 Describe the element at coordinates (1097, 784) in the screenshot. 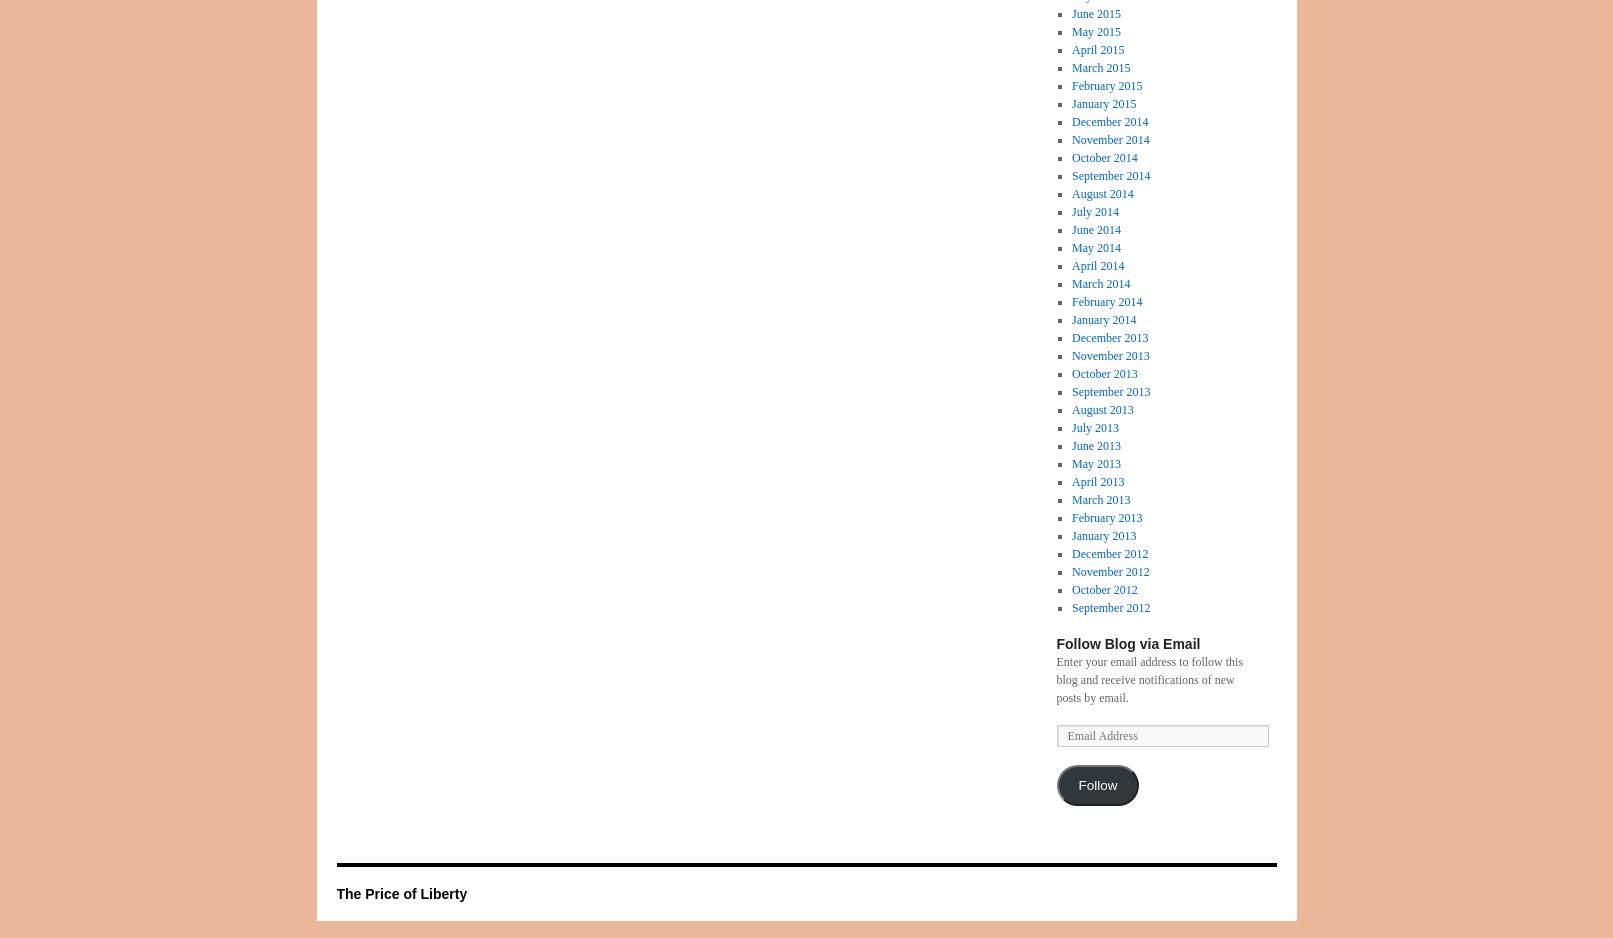

I see `'Follow'` at that location.